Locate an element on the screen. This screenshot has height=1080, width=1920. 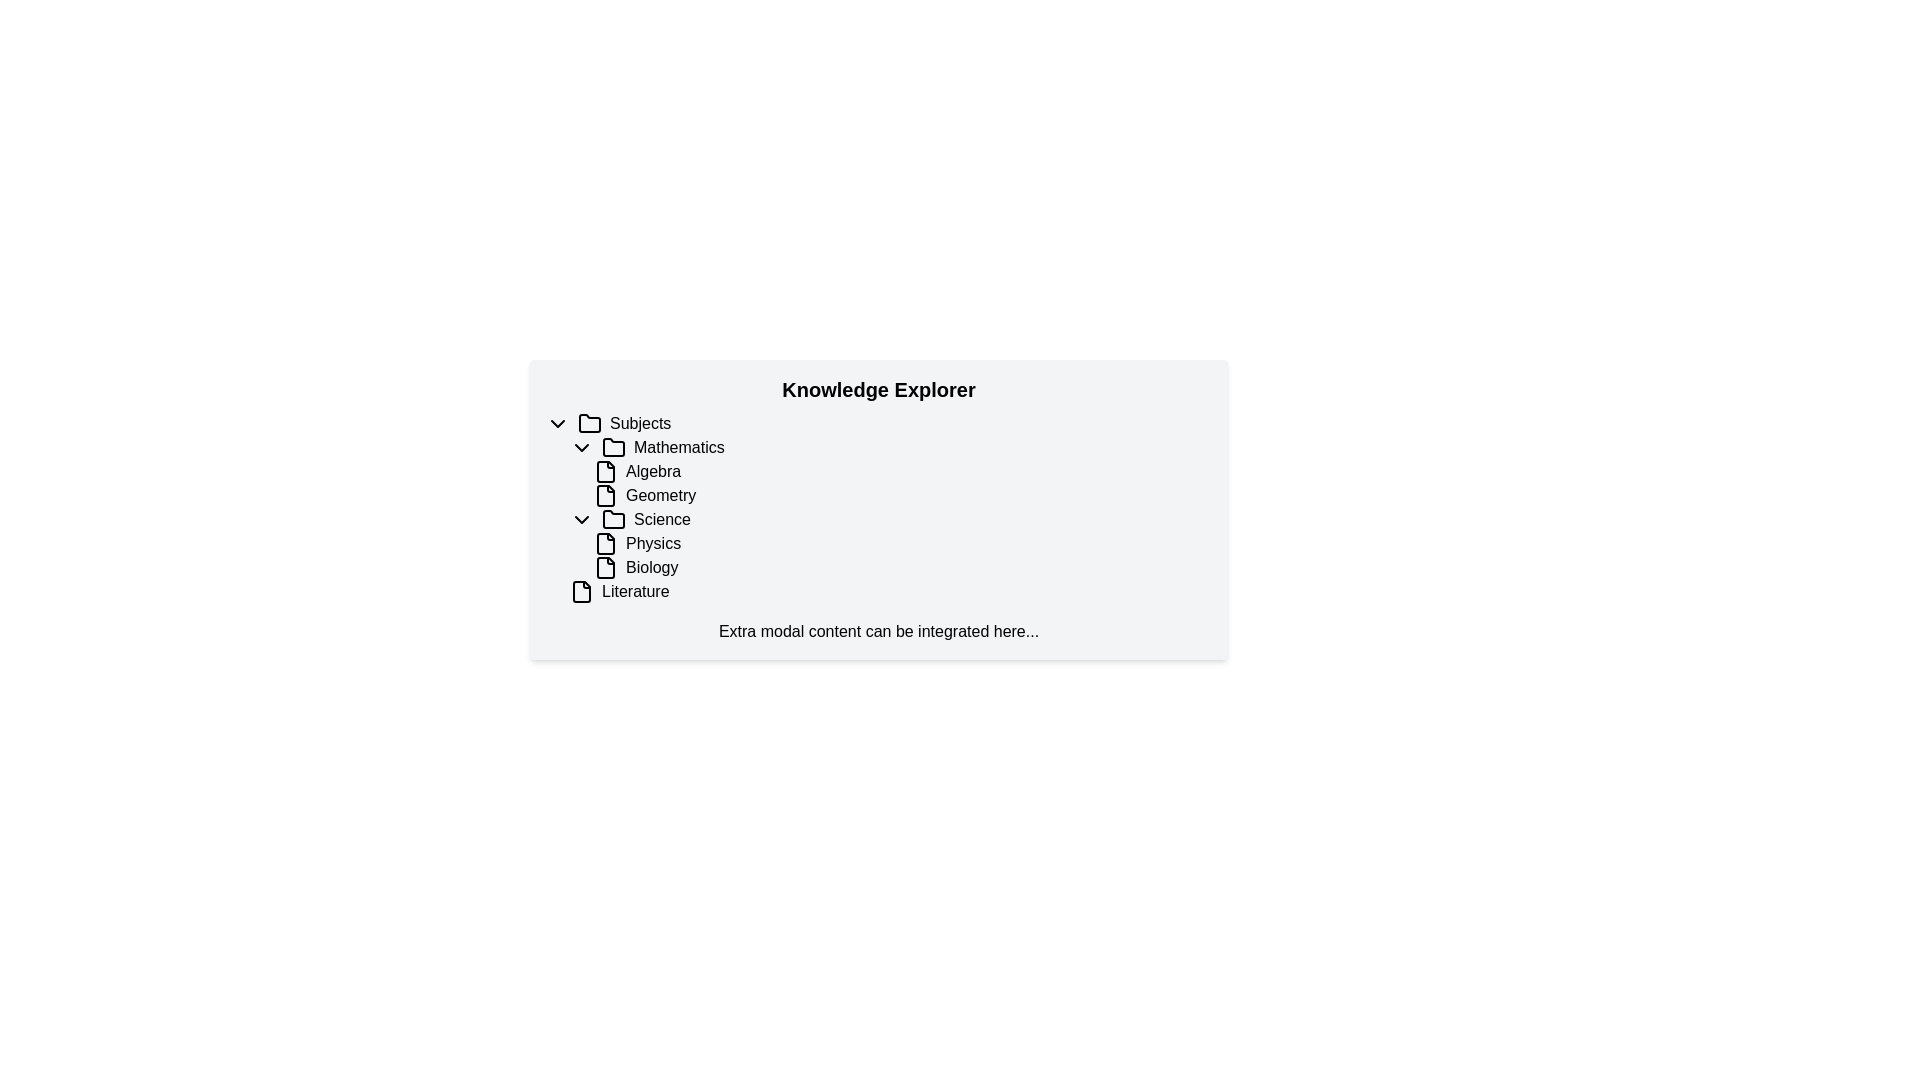
the 'Geometry' text label, which is positioned centrally under the 'Mathematics' category and between 'Algebra' and 'Science' is located at coordinates (661, 495).